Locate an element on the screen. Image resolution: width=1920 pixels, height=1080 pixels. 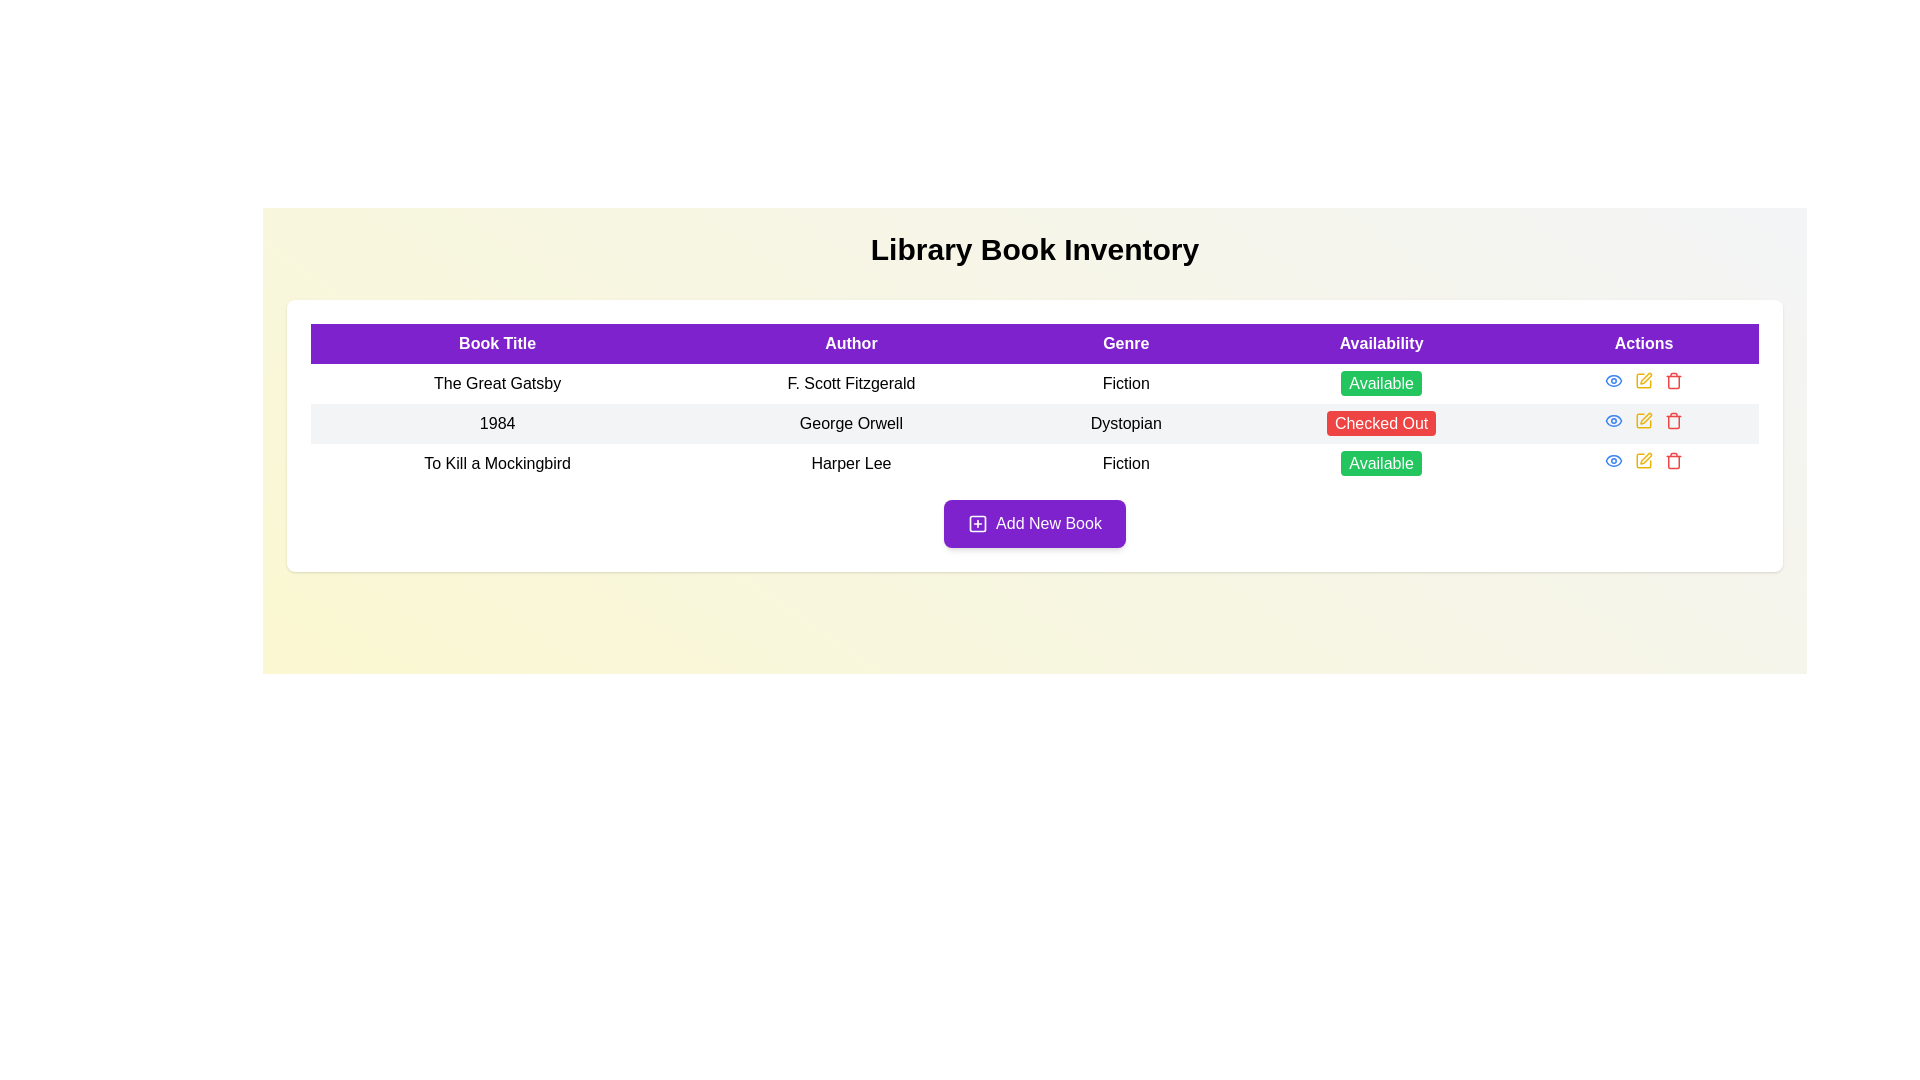
the edit button located to the right of the 'Actions' column in the row for the book '1984' by George Orwell is located at coordinates (1643, 381).